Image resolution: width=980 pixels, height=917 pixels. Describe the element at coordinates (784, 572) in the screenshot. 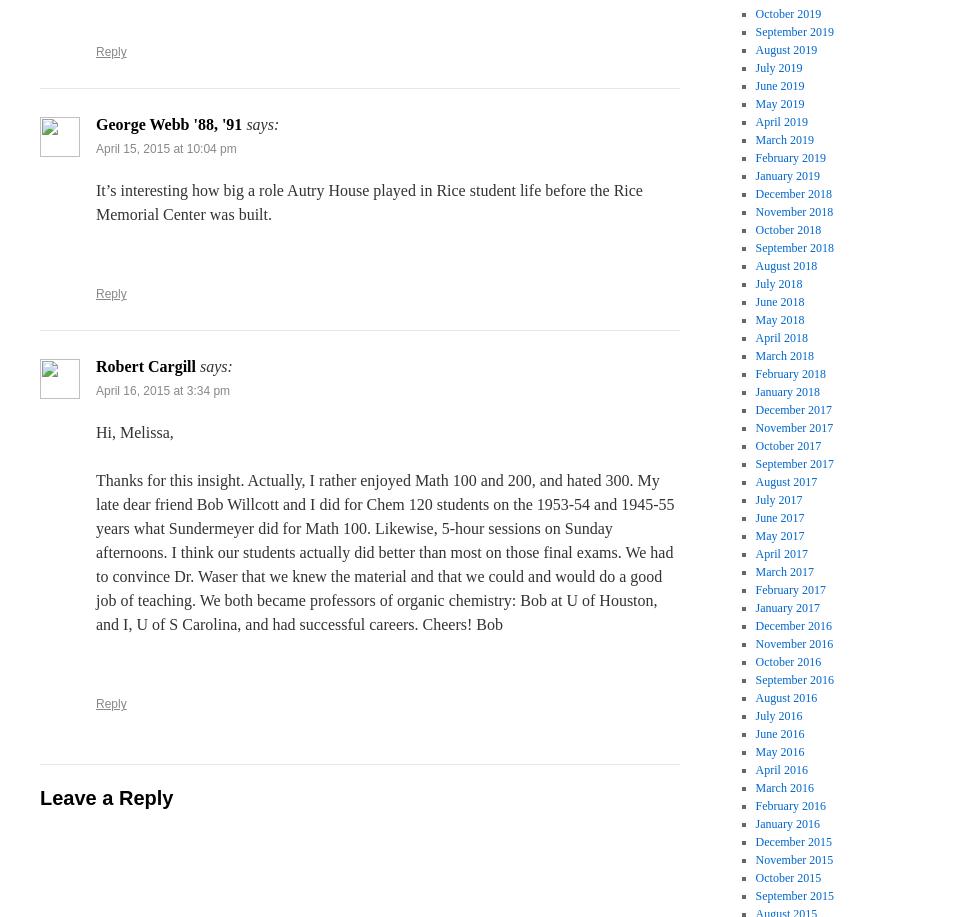

I see `'March 2017'` at that location.